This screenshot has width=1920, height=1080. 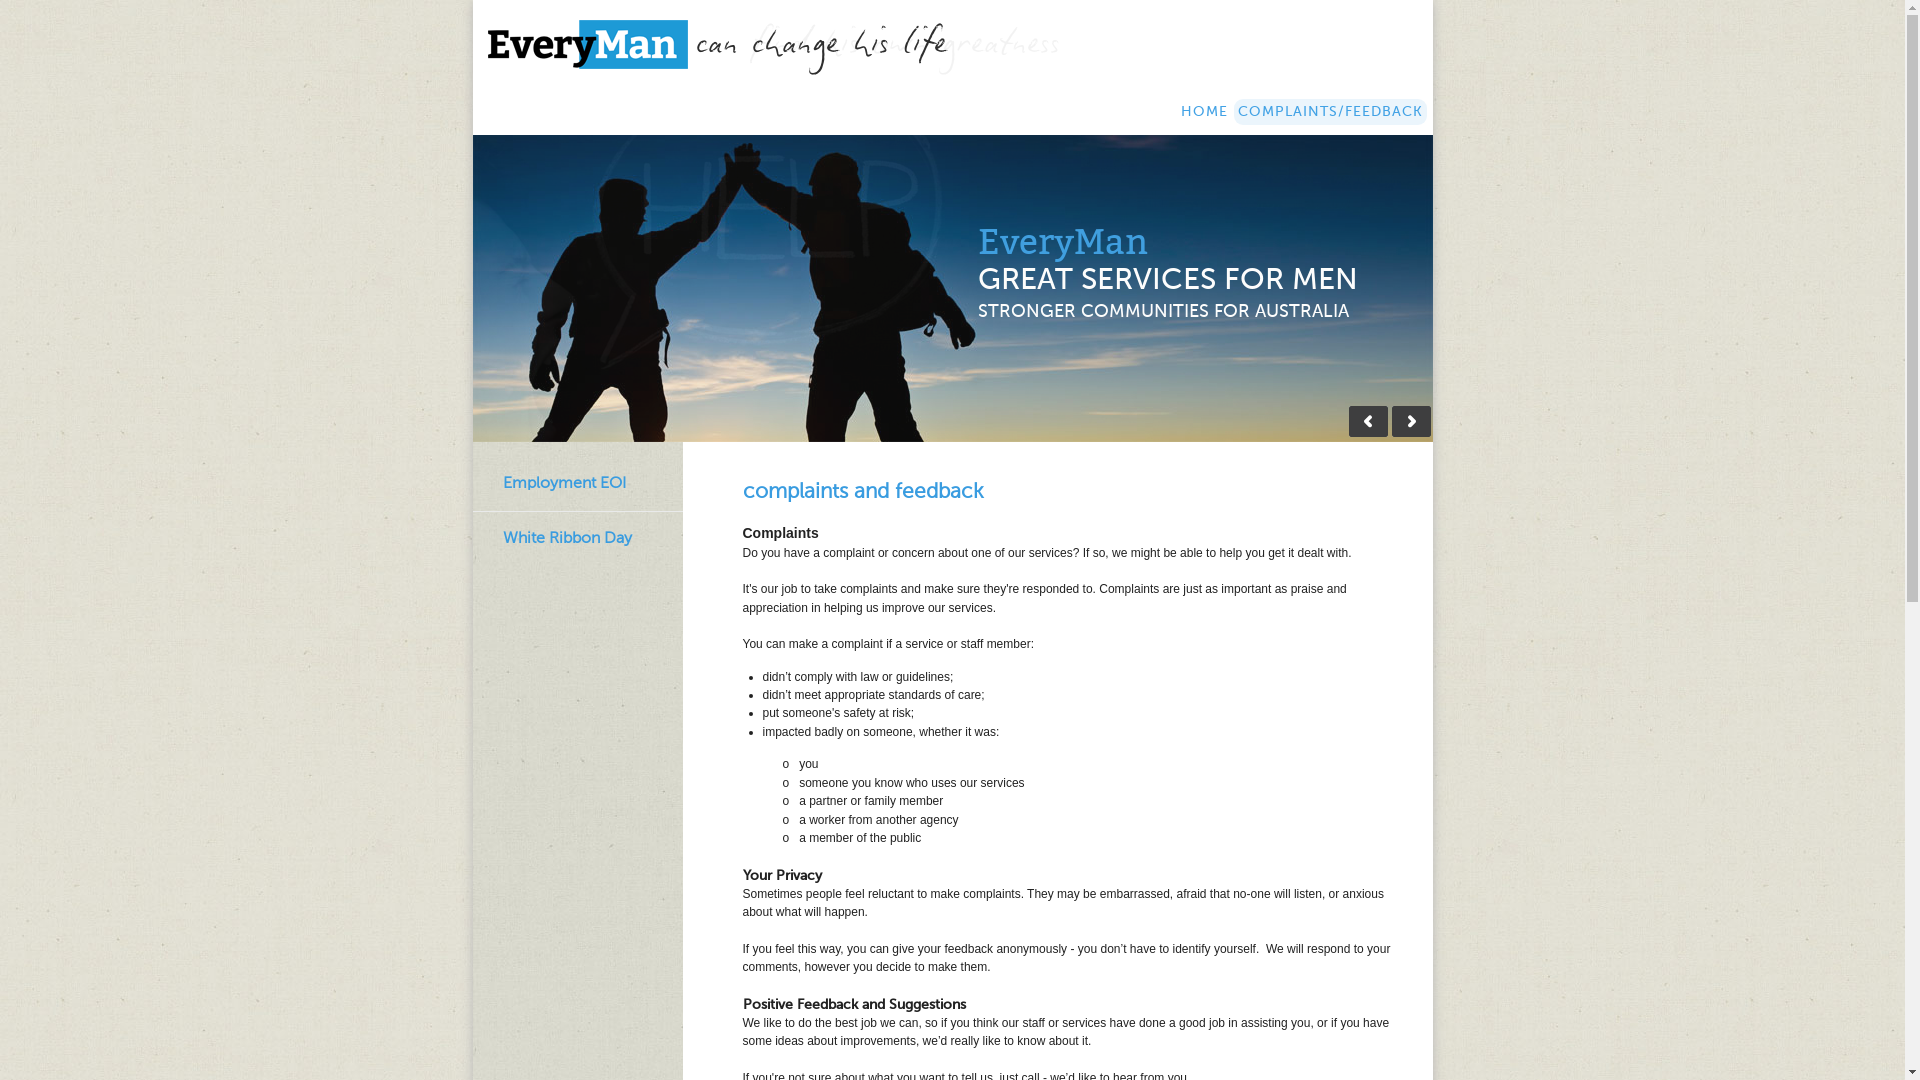 What do you see at coordinates (1330, 111) in the screenshot?
I see `'COMPLAINTS/FEEDBACK'` at bounding box center [1330, 111].